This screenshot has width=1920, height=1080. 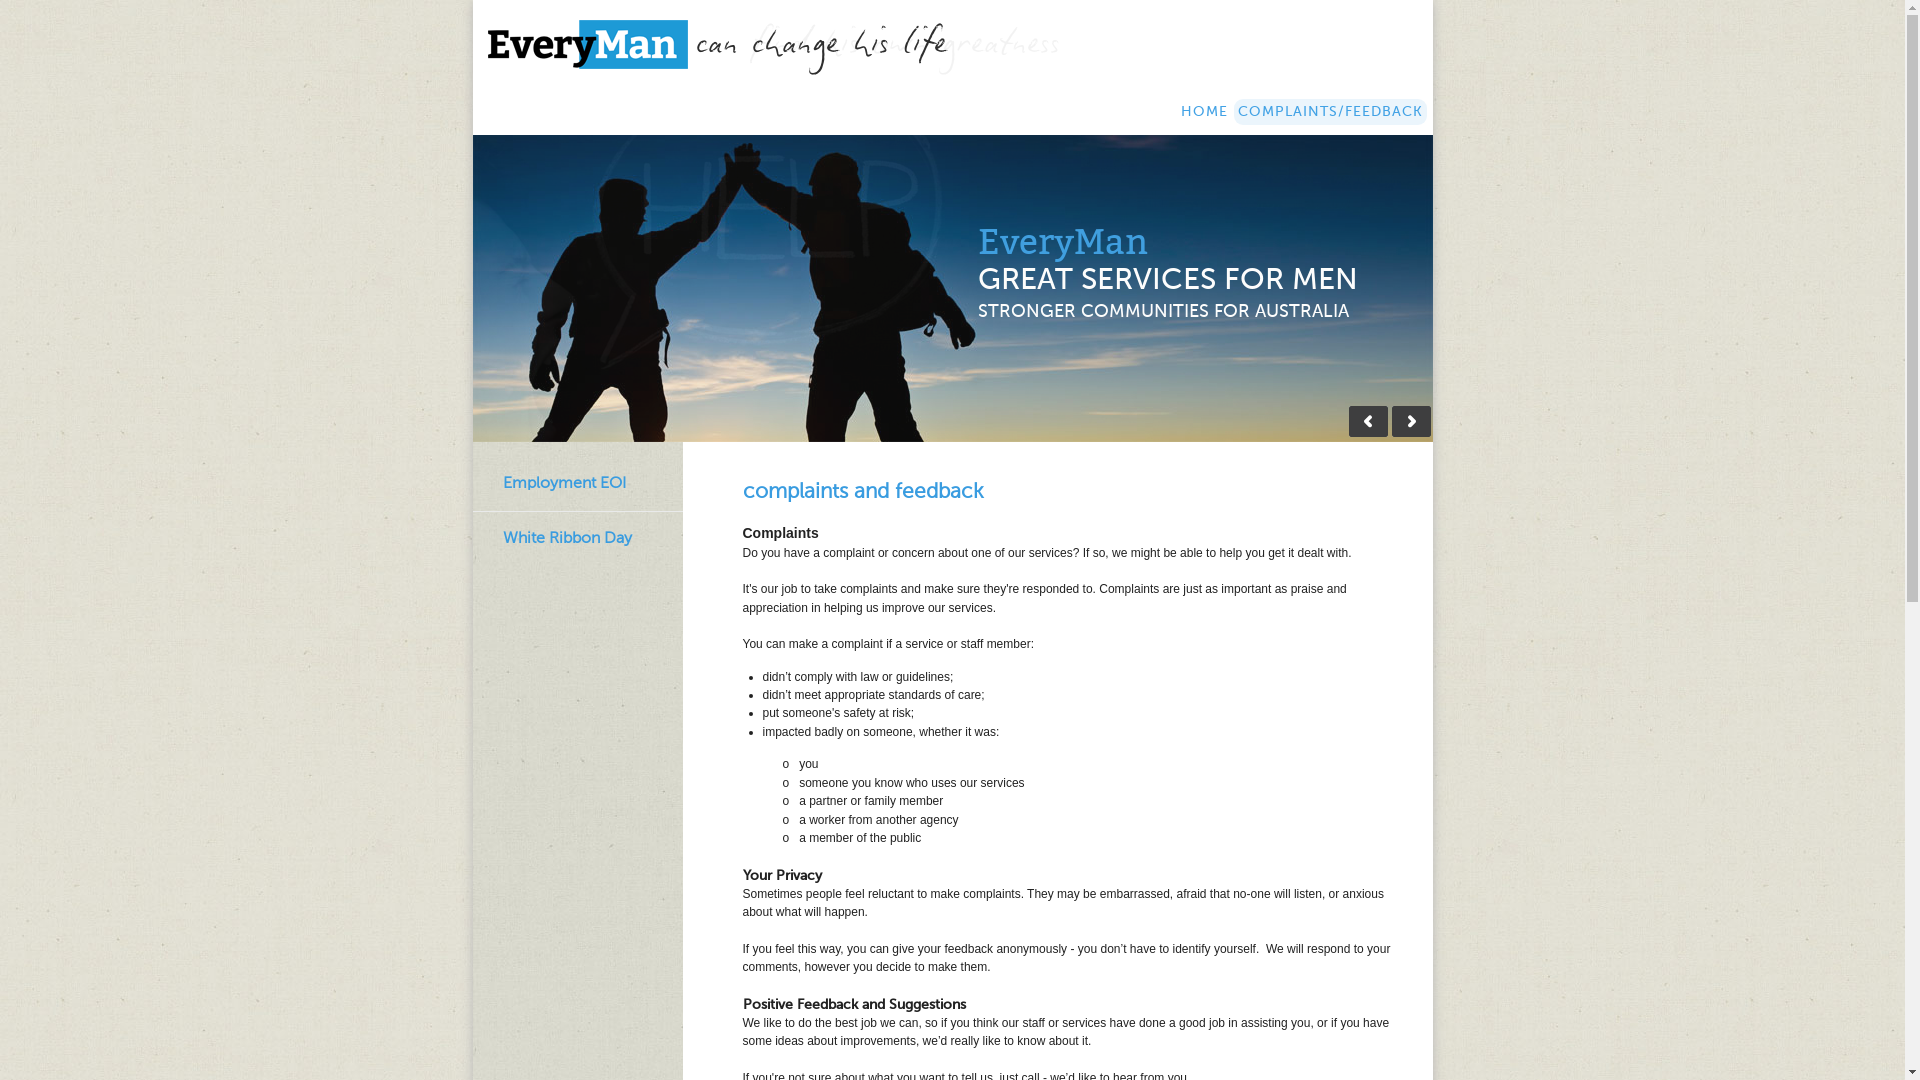 What do you see at coordinates (1330, 111) in the screenshot?
I see `'COMPLAINTS/FEEDBACK'` at bounding box center [1330, 111].